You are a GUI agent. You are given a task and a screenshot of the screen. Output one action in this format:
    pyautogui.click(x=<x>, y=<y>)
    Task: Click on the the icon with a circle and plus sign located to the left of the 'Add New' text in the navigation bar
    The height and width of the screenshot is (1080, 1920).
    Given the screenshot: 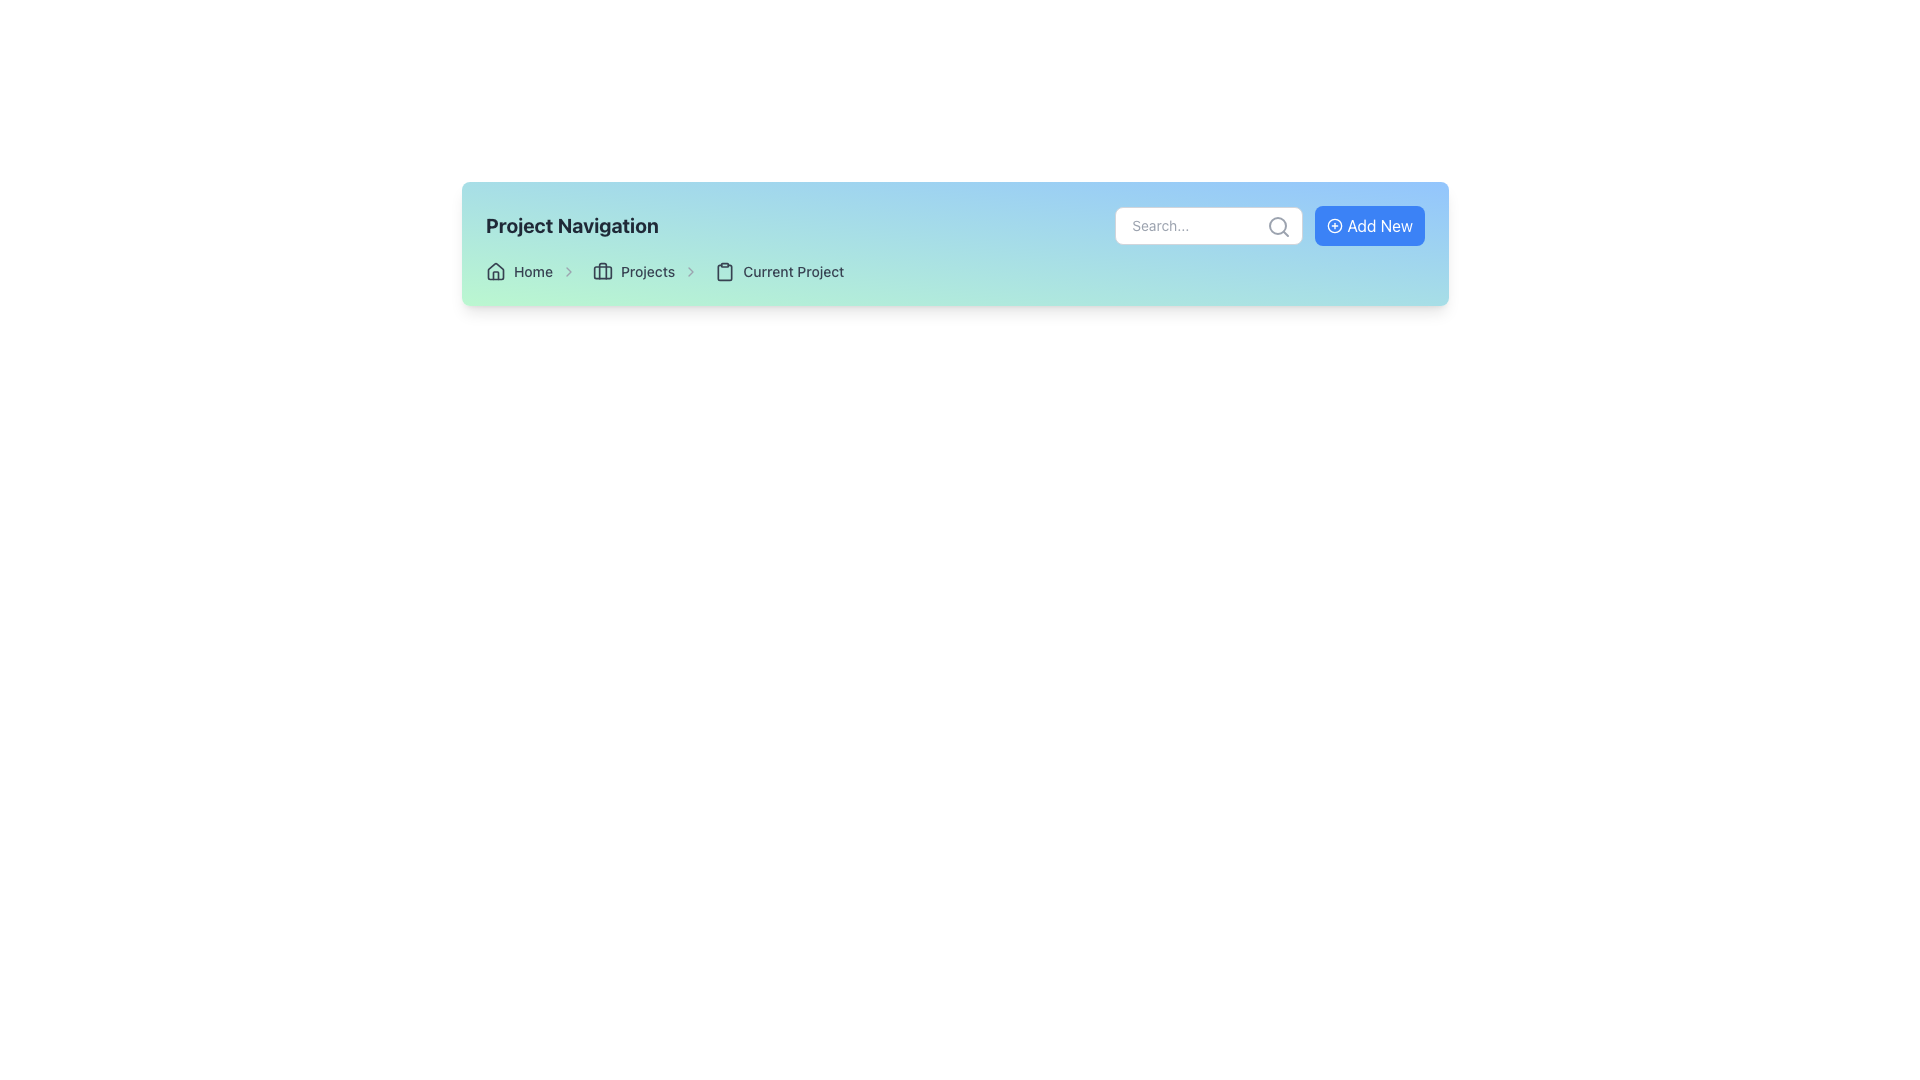 What is the action you would take?
    pyautogui.click(x=1335, y=225)
    